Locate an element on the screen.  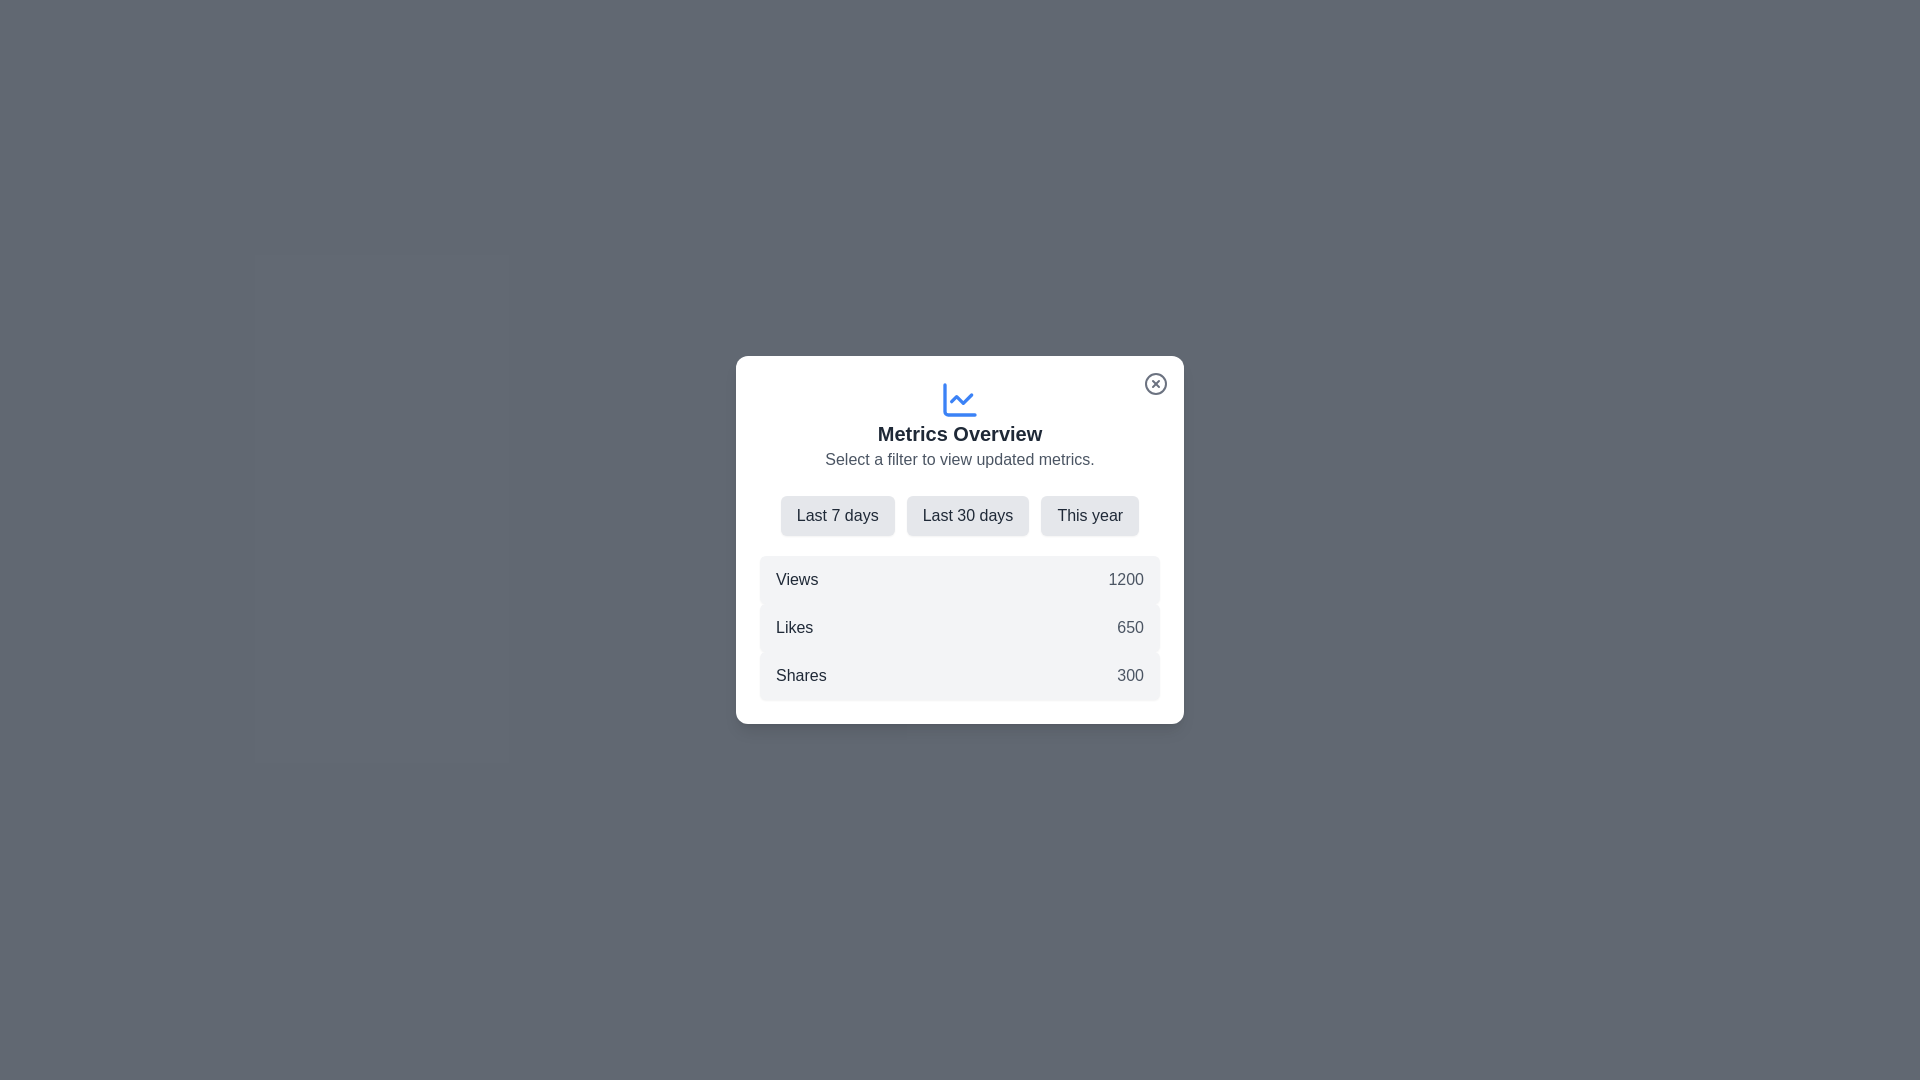
the chart icon to interact with it is located at coordinates (960, 400).